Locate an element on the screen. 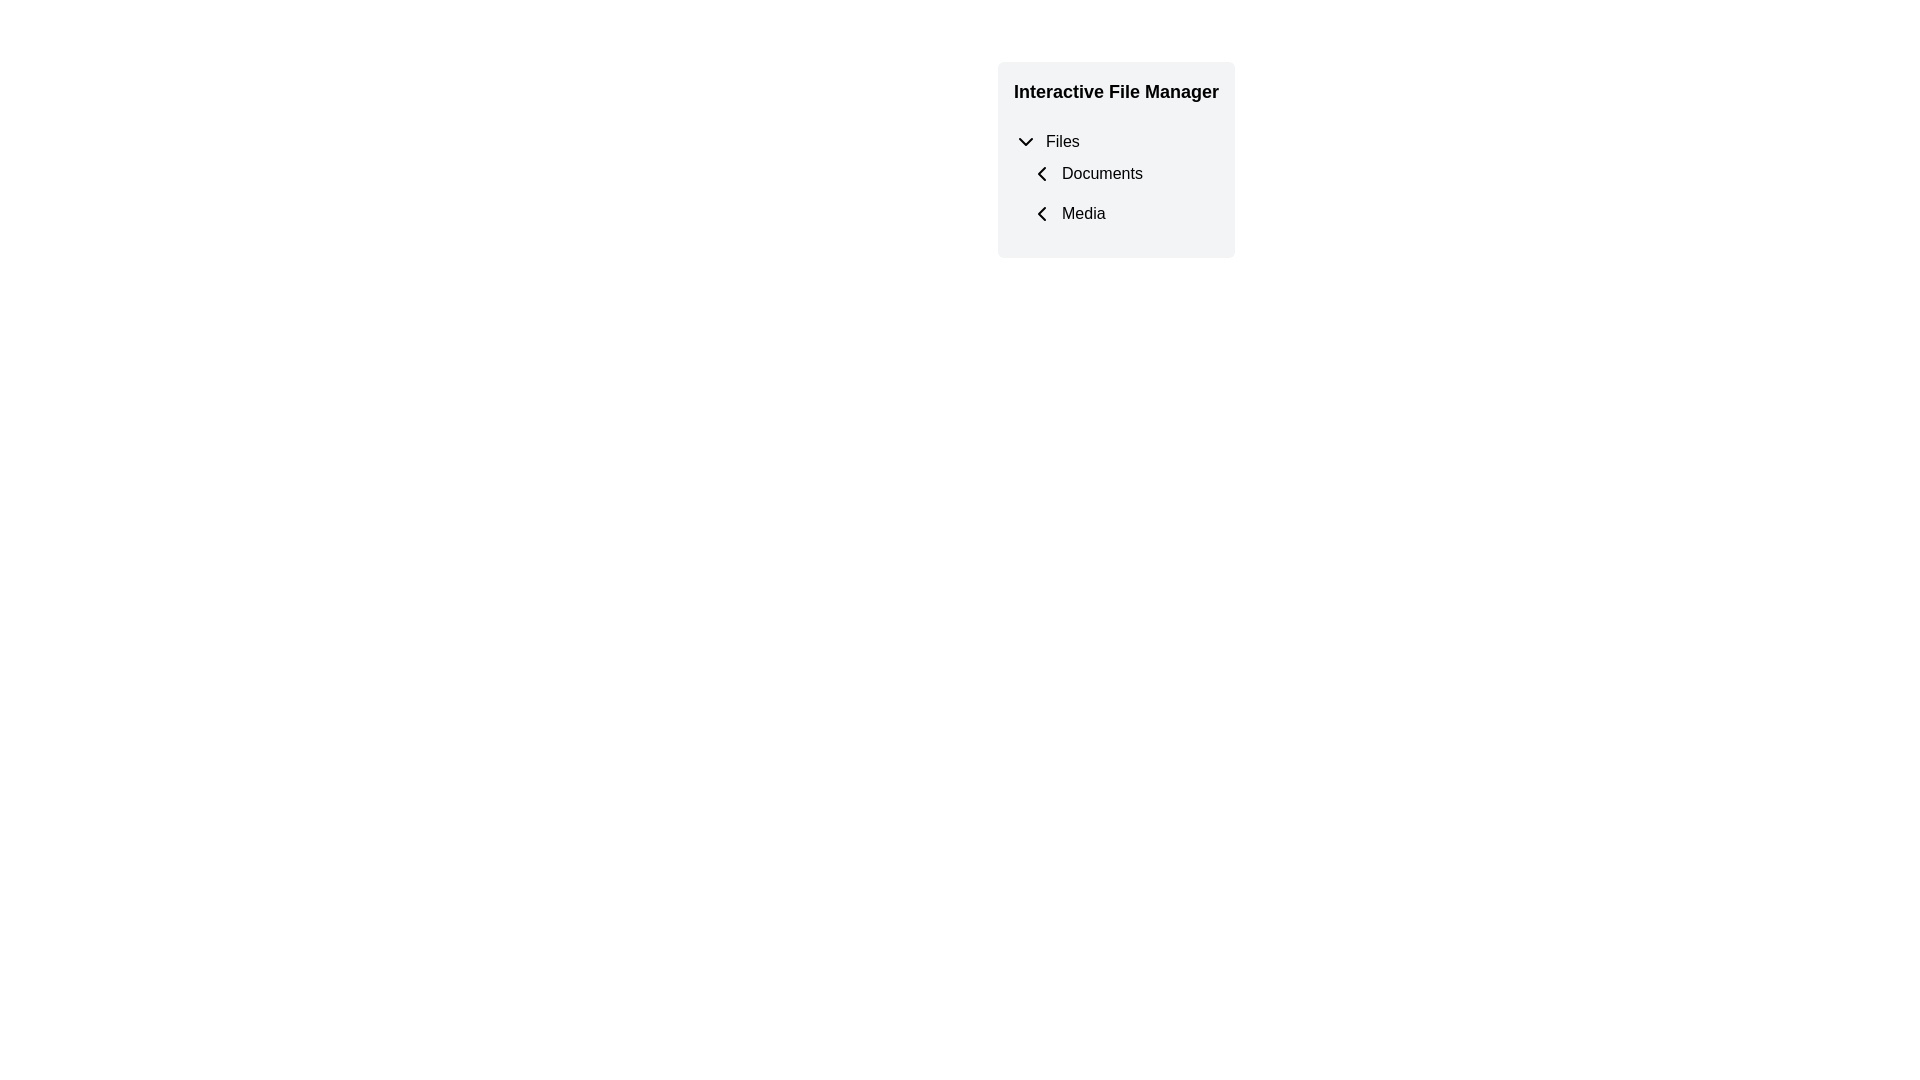  the text label 'Documents' which is part of the expandable menu under 'Interactive File Manager' to interact with it is located at coordinates (1115, 181).